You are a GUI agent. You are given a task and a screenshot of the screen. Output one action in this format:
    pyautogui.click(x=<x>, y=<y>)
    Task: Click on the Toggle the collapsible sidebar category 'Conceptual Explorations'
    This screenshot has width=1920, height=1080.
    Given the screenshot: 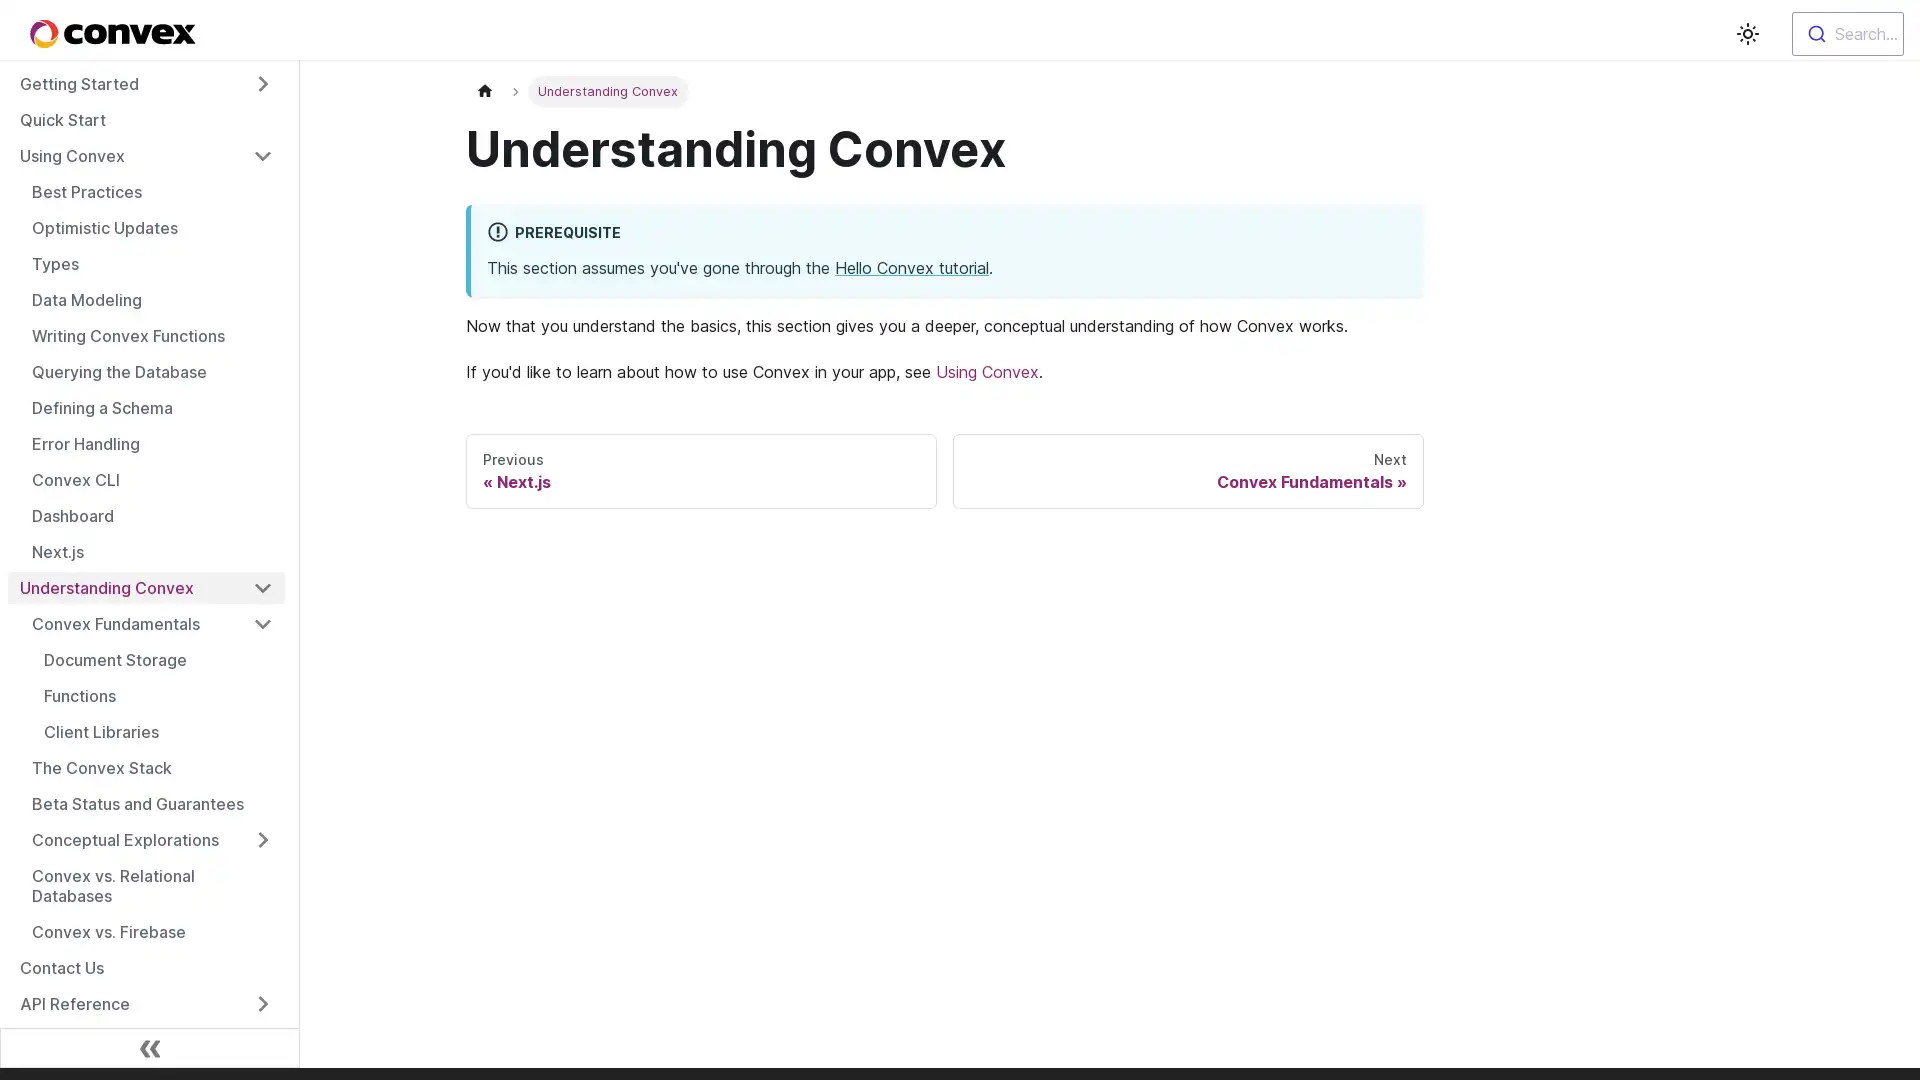 What is the action you would take?
    pyautogui.click(x=262, y=840)
    